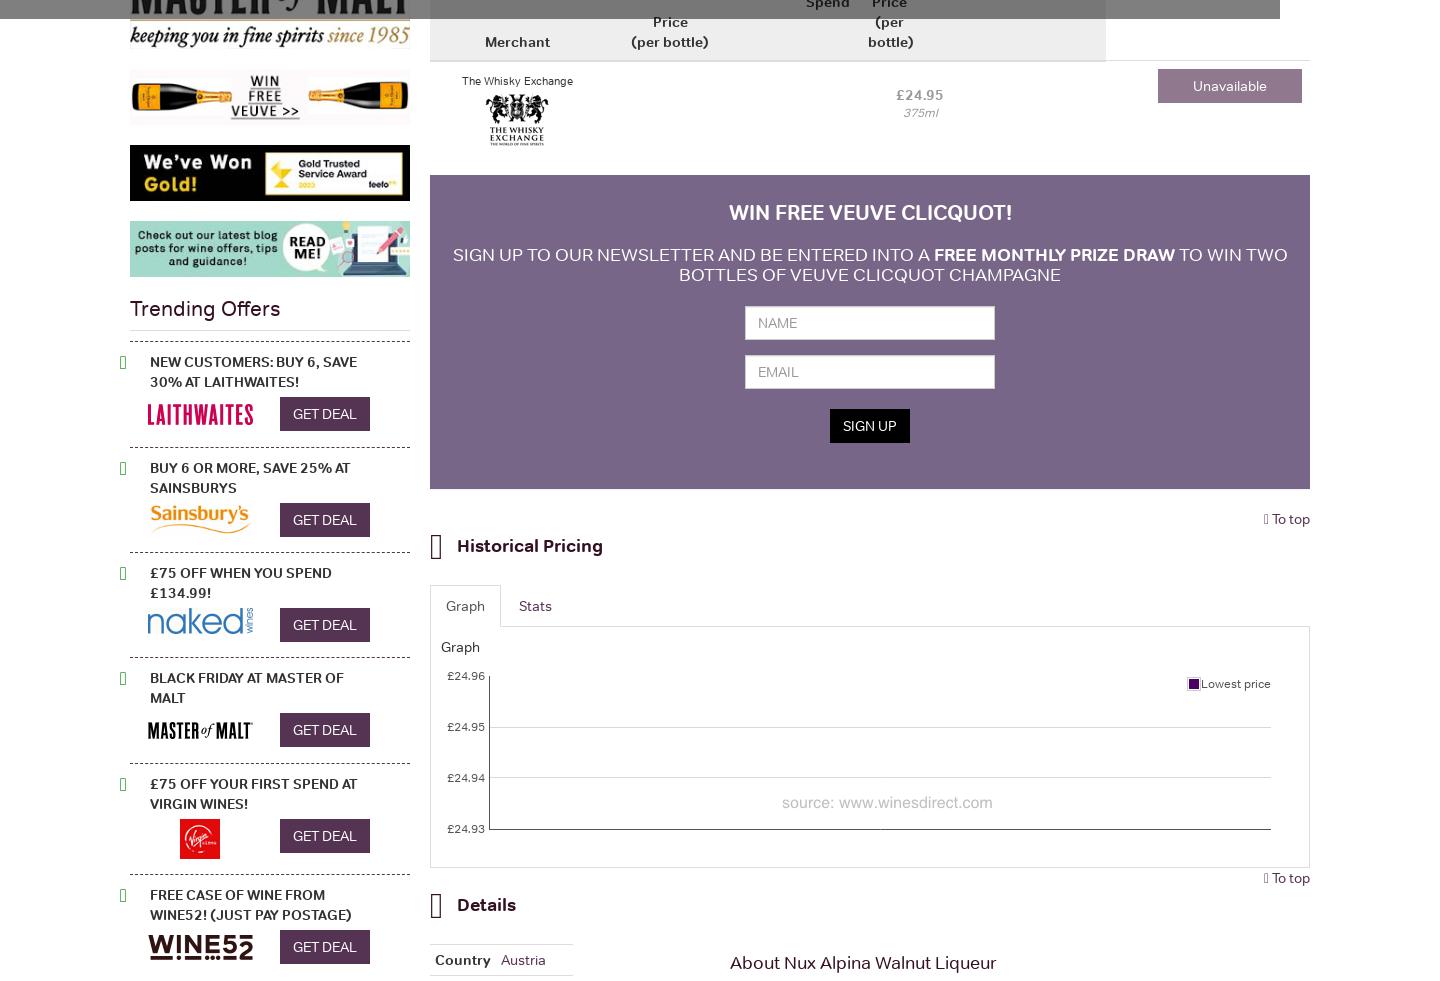  What do you see at coordinates (249, 903) in the screenshot?
I see `'FREE Case of Wine from Wine52! (Just pay postage)'` at bounding box center [249, 903].